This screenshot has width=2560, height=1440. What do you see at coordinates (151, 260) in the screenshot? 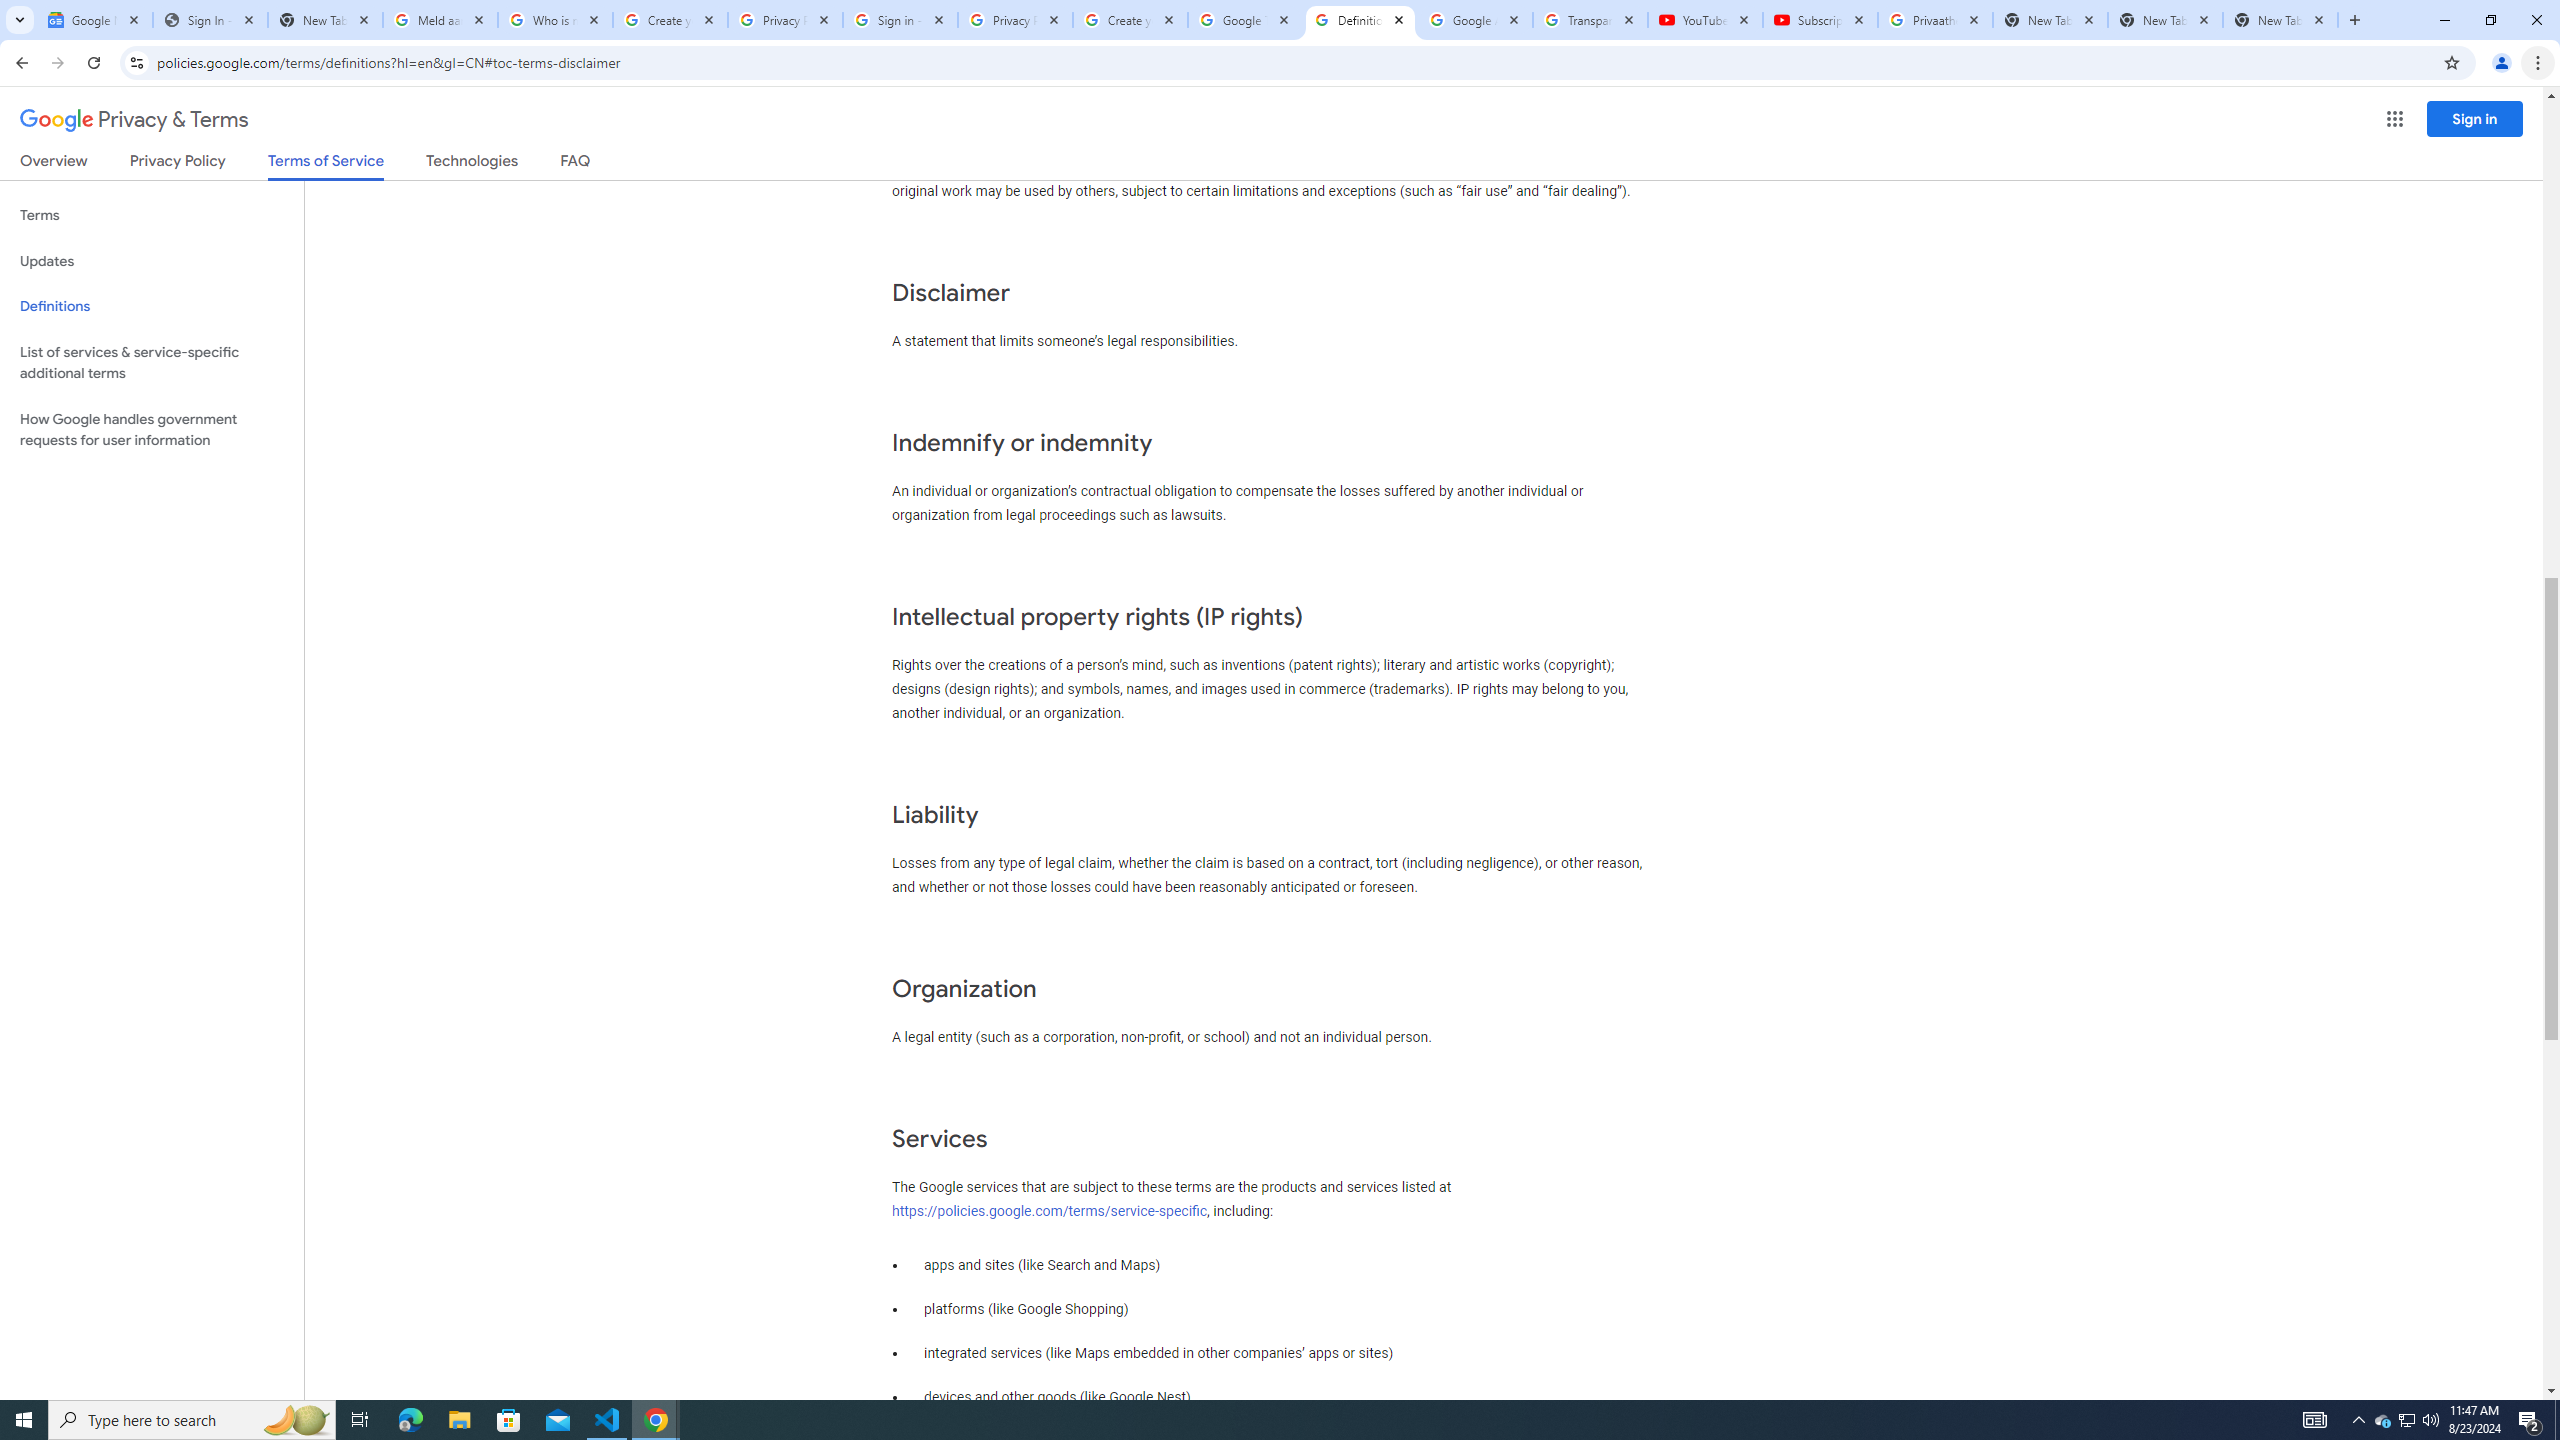
I see `'Updates'` at bounding box center [151, 260].